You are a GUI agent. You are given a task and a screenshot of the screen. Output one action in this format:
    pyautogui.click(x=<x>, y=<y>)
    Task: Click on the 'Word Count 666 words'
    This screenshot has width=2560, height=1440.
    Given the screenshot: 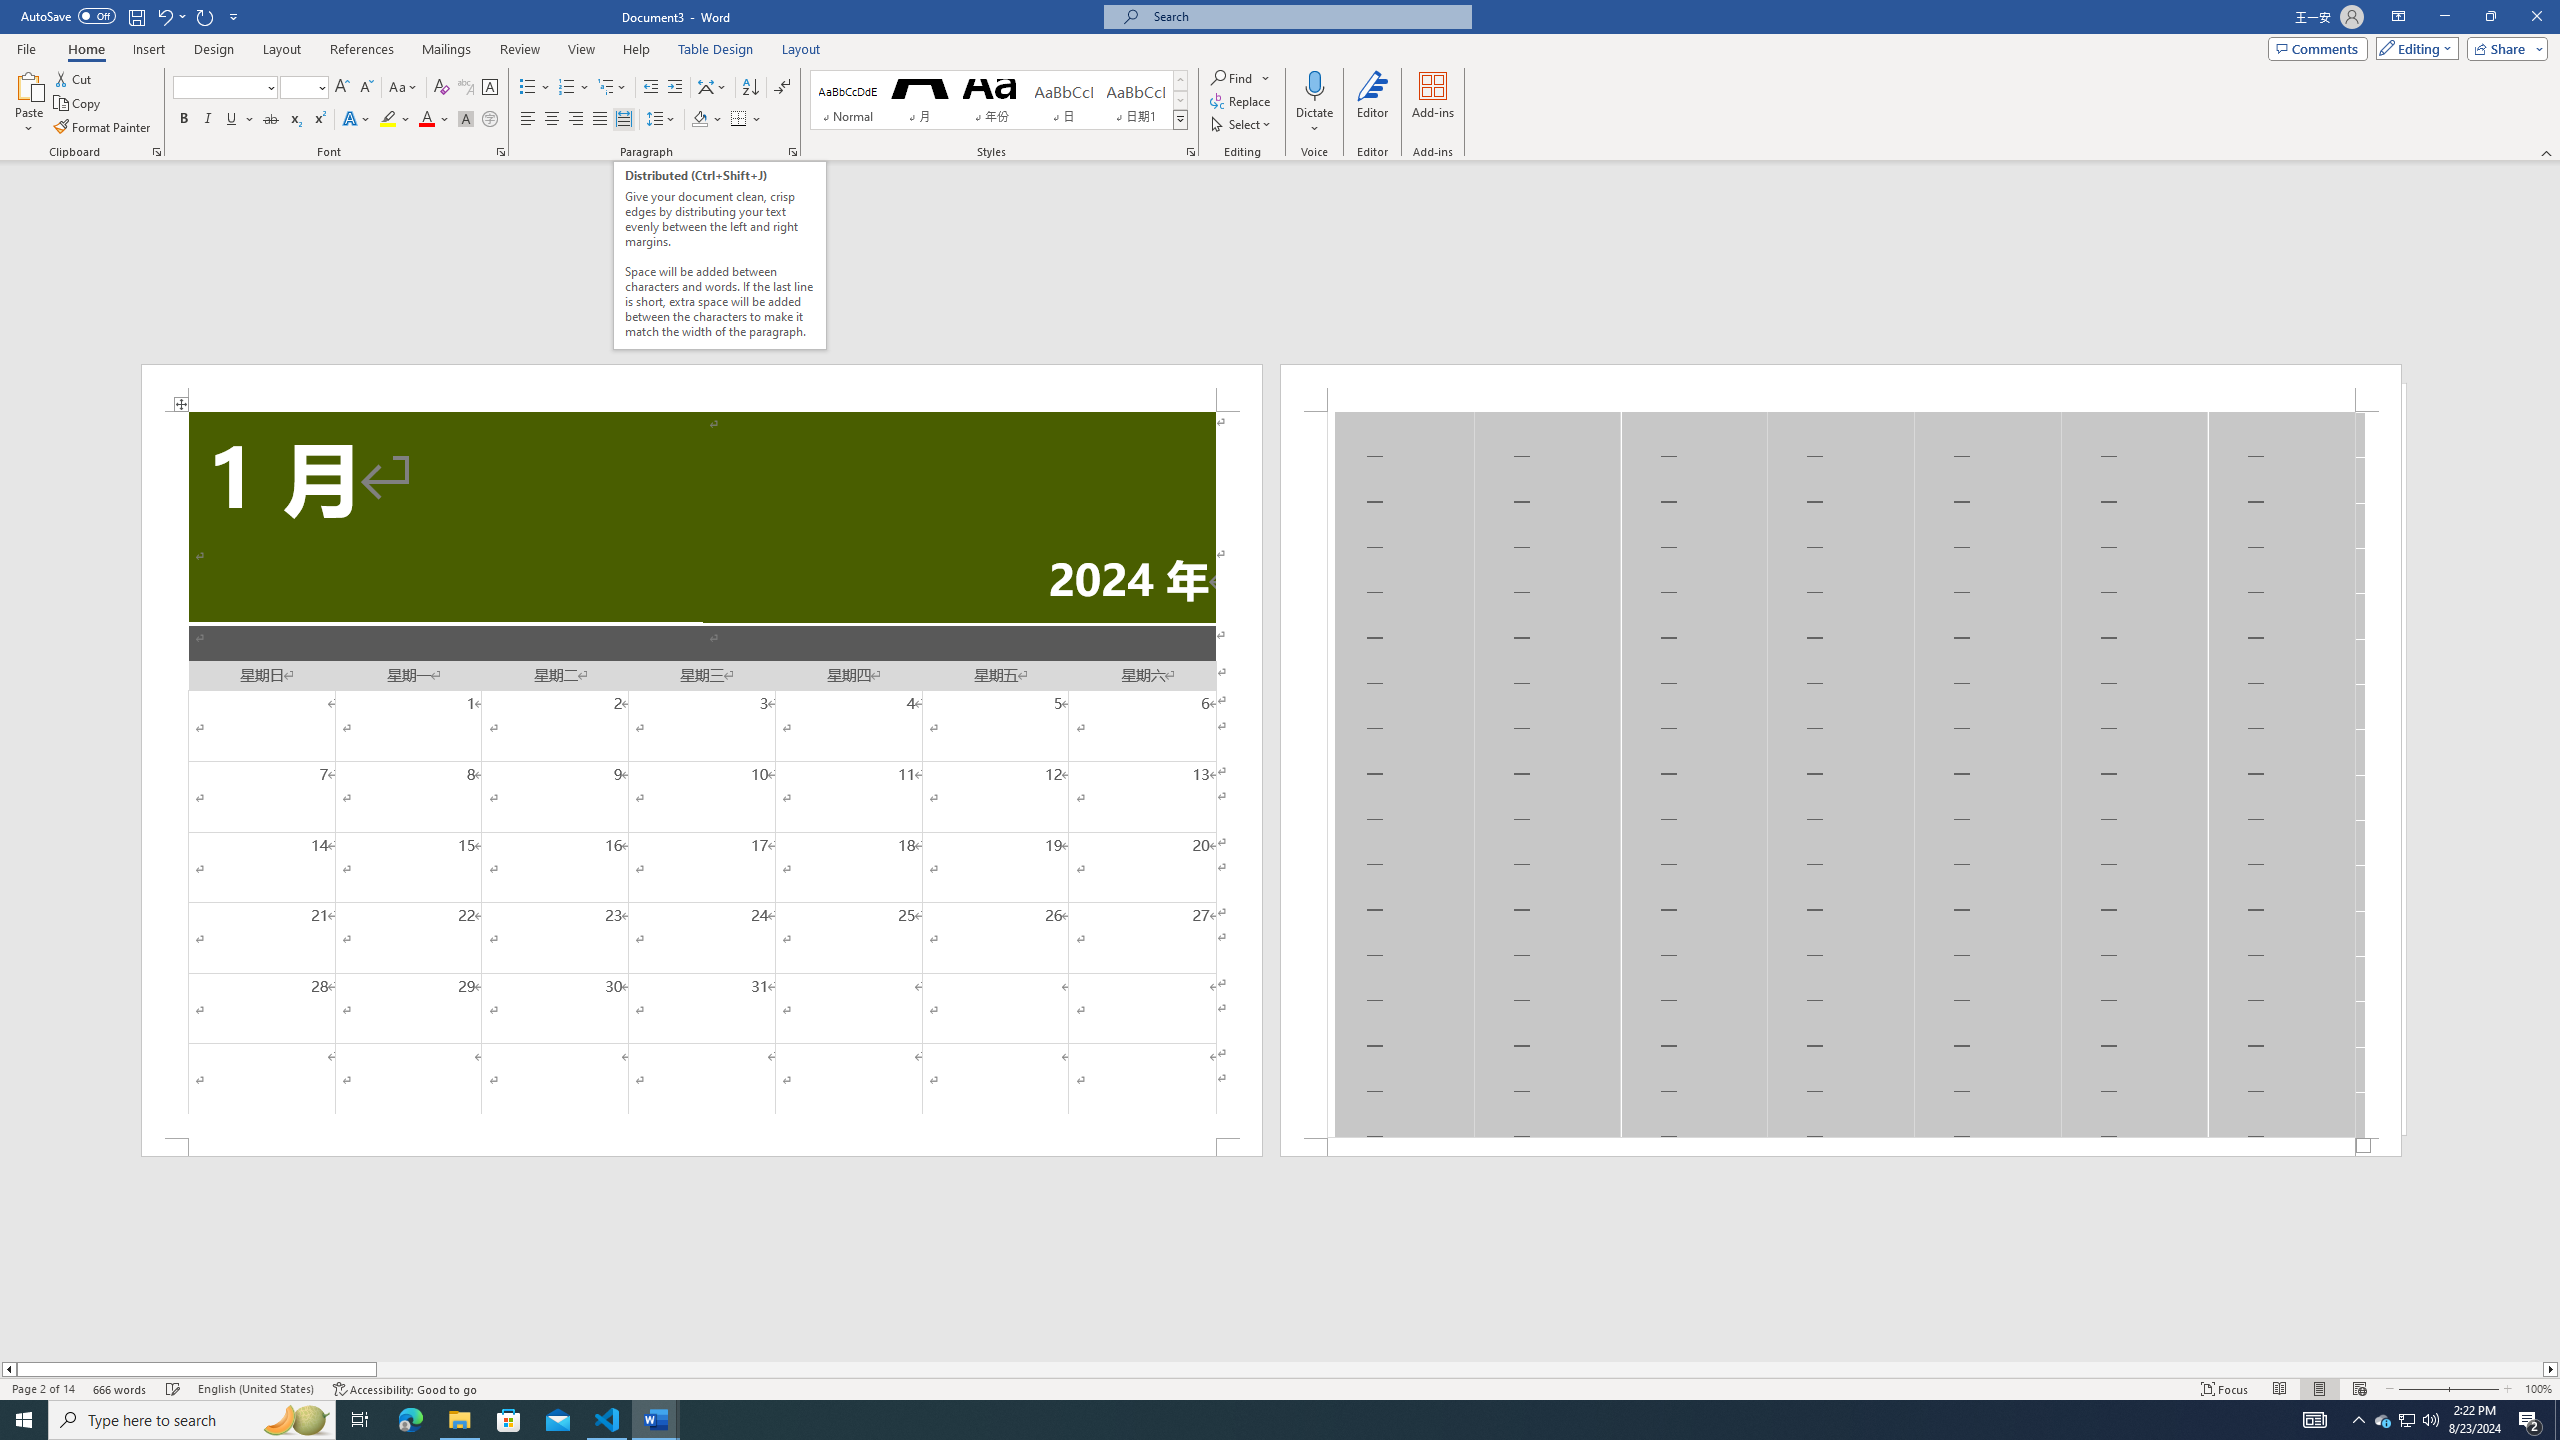 What is the action you would take?
    pyautogui.click(x=121, y=1389)
    